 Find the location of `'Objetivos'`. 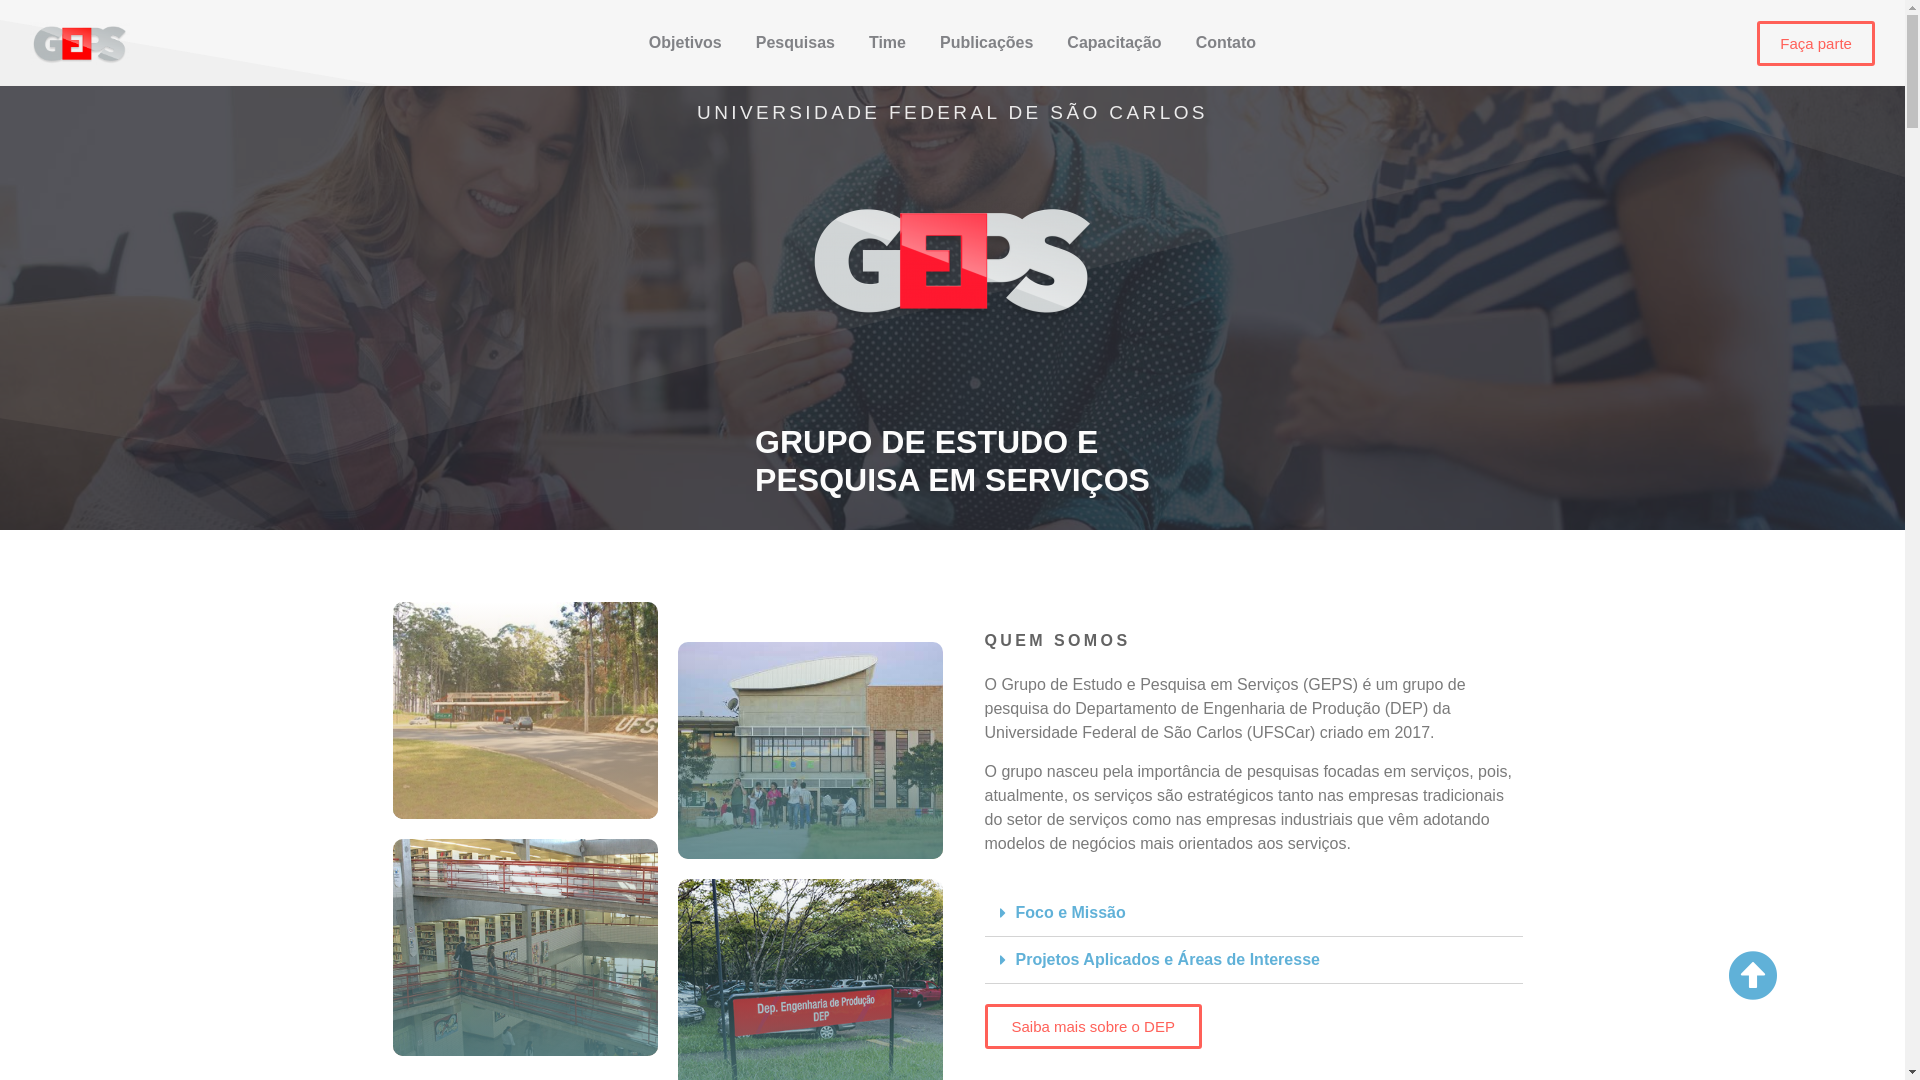

'Objetivos' is located at coordinates (685, 42).